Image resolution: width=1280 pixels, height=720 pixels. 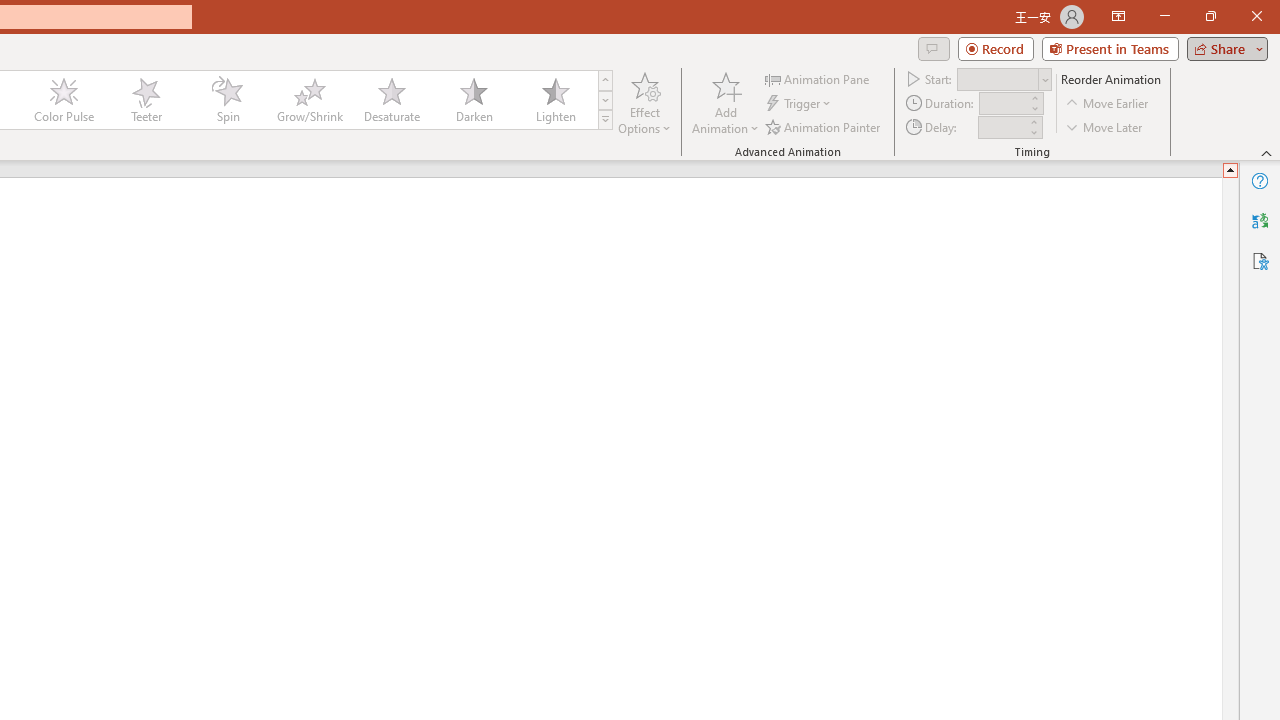 I want to click on 'Animation Duration', so click(x=1003, y=103).